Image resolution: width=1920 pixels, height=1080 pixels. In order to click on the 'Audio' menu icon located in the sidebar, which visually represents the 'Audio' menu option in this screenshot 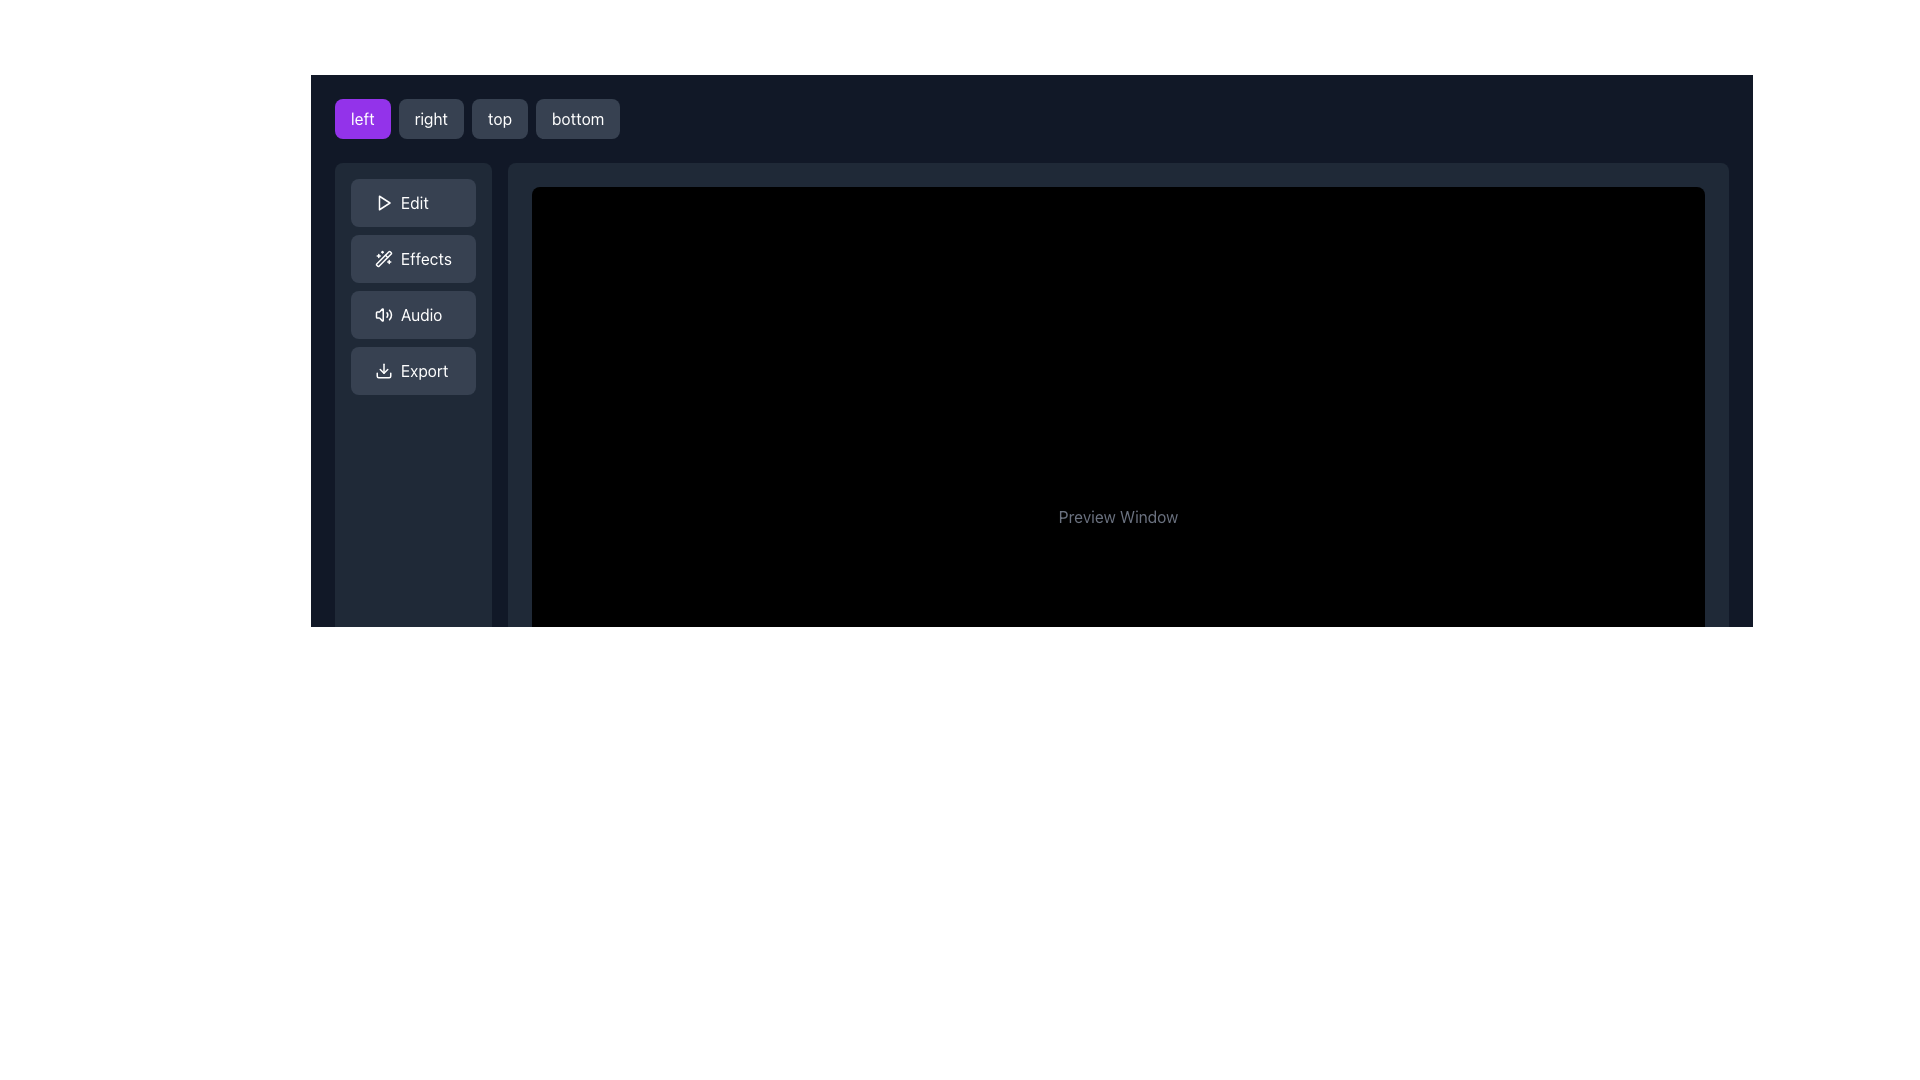, I will do `click(384, 315)`.